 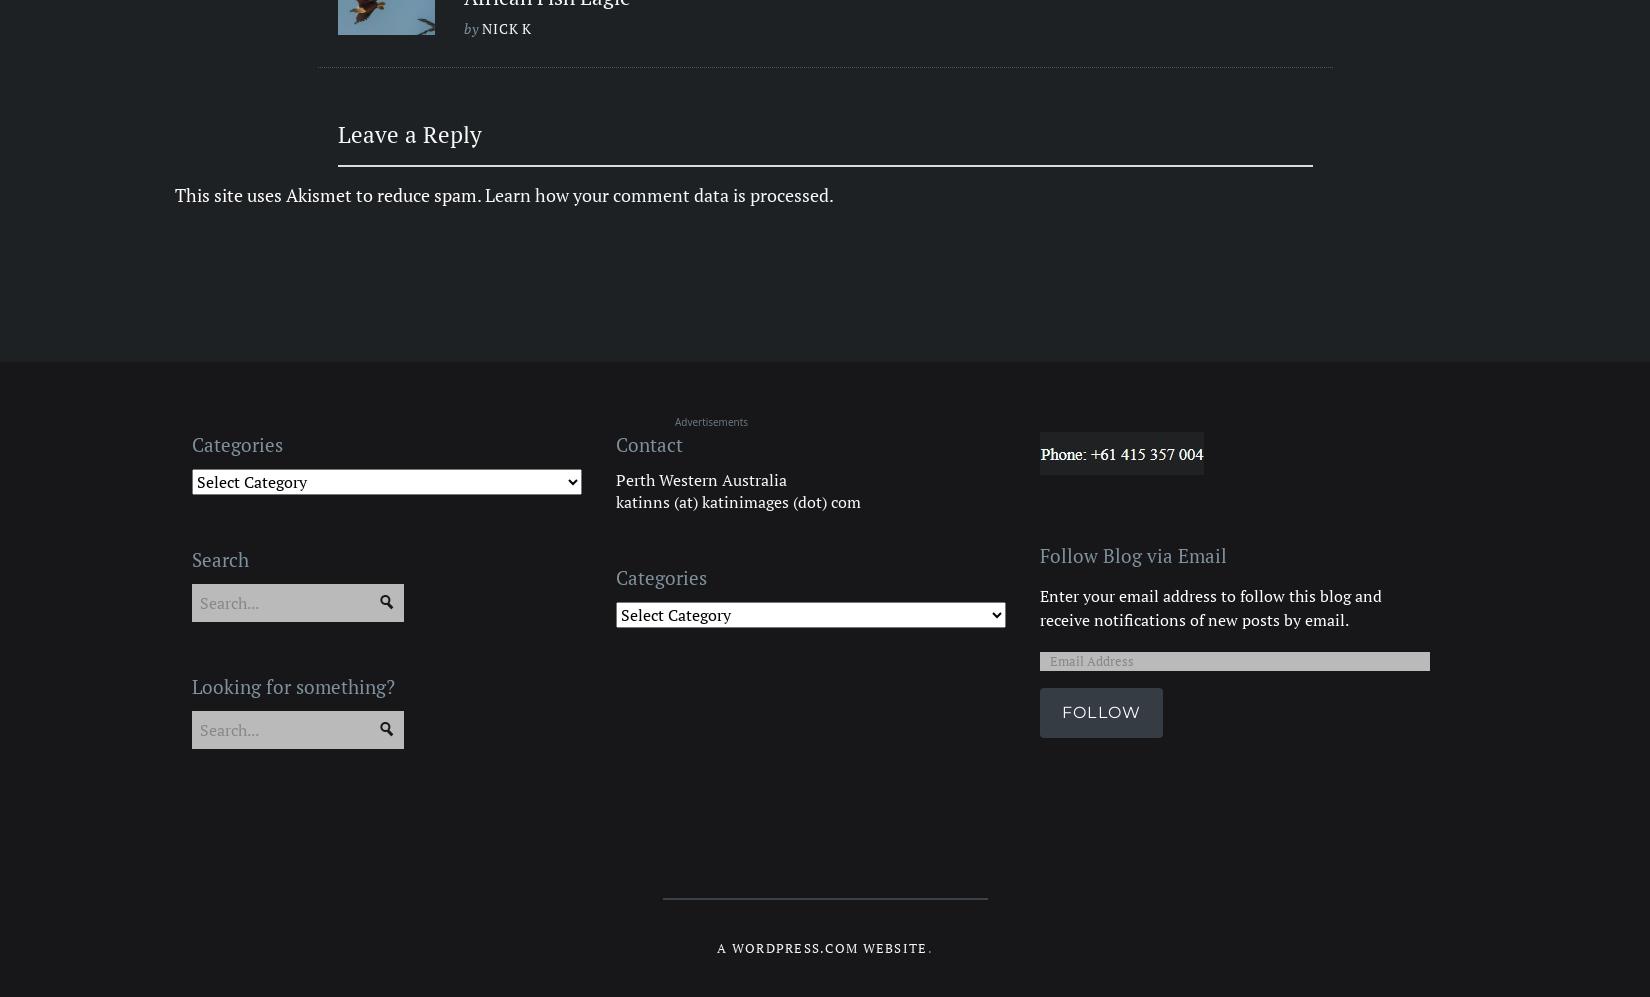 I want to click on 'Follow', so click(x=1101, y=710).